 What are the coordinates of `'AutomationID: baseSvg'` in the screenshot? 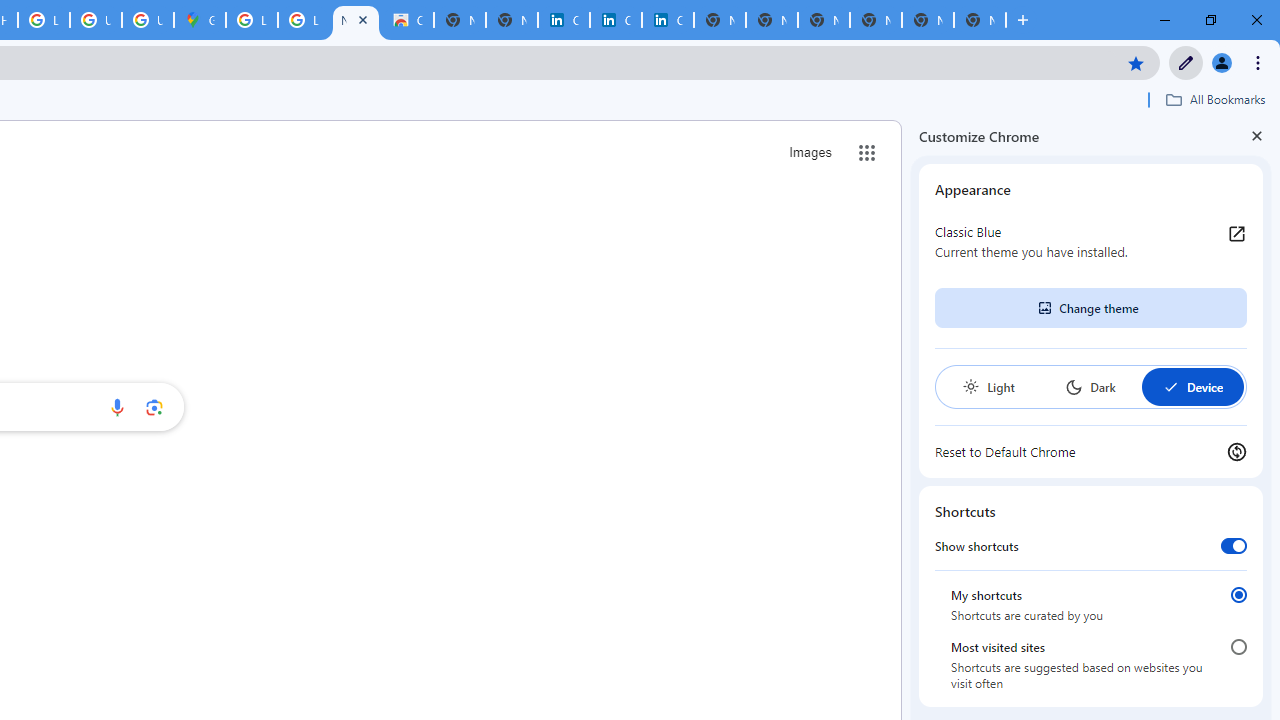 It's located at (1170, 387).